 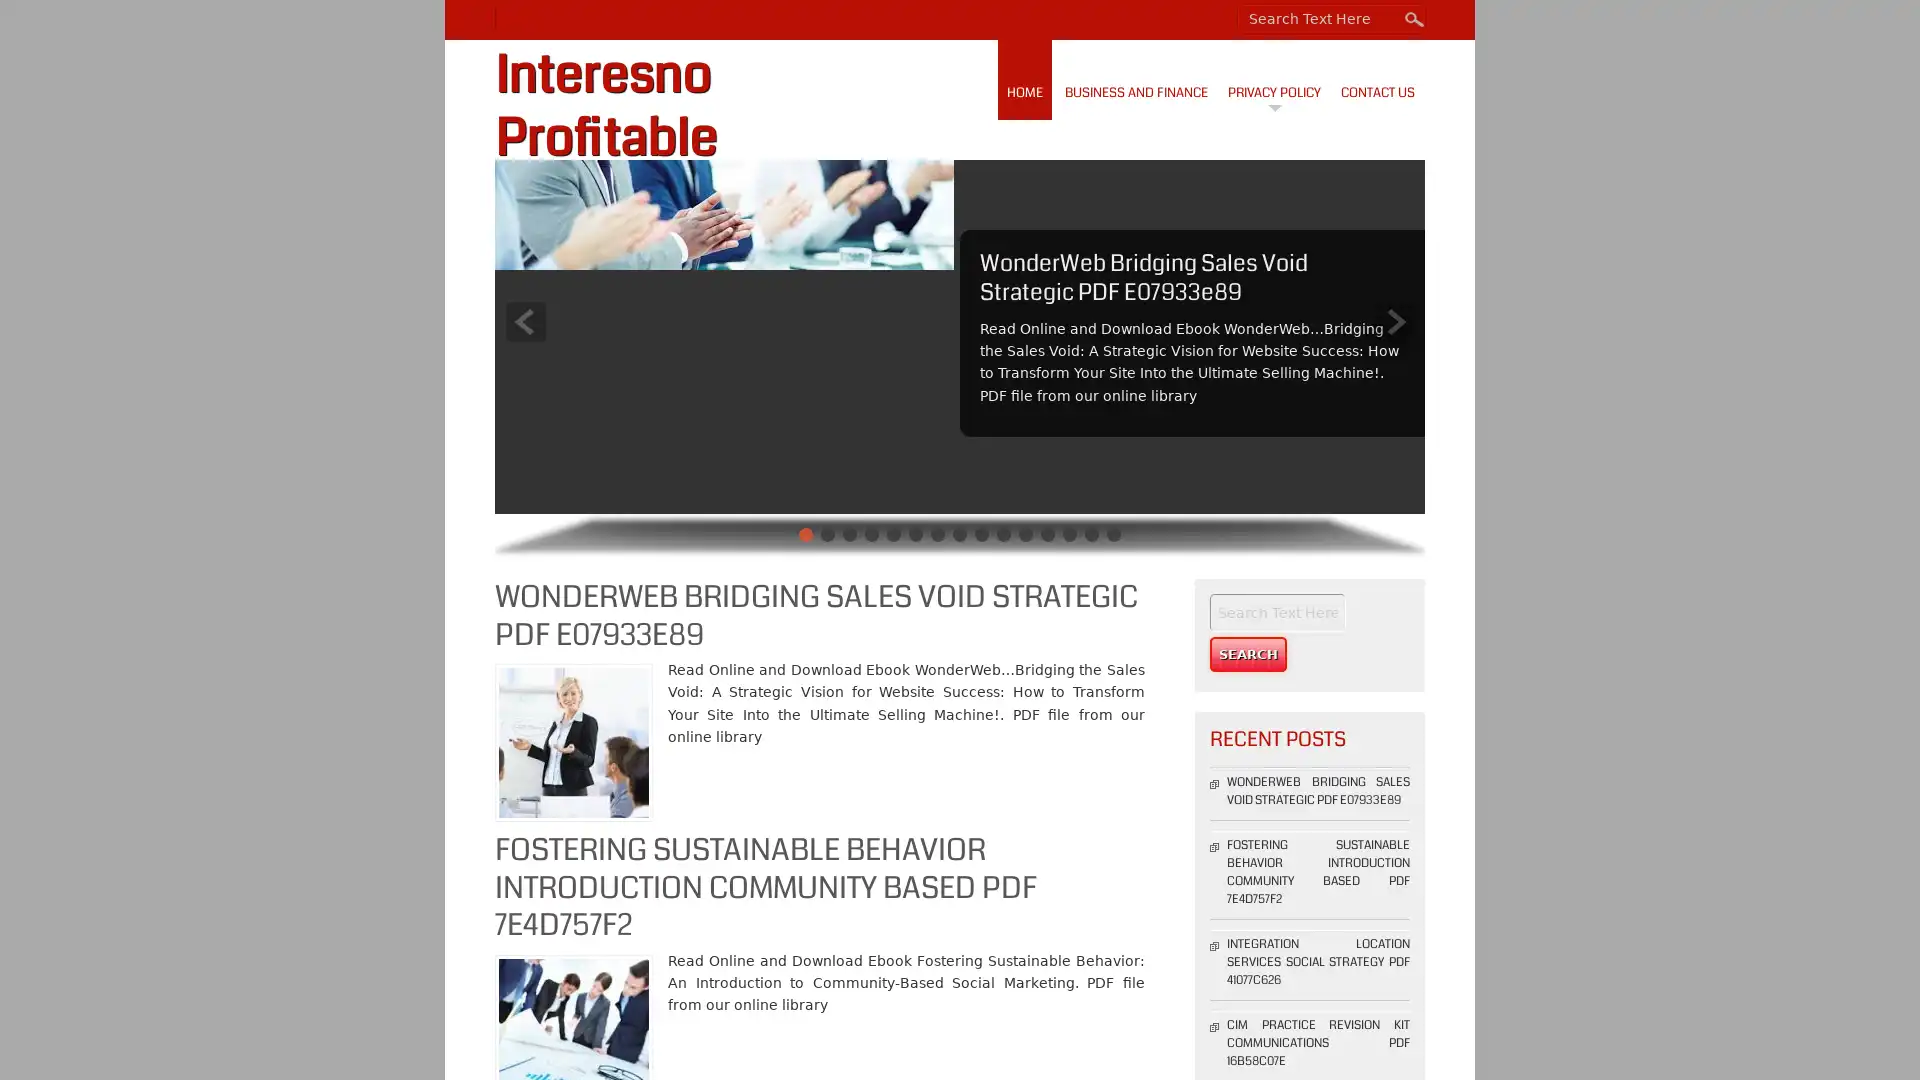 I want to click on Search, so click(x=1247, y=654).